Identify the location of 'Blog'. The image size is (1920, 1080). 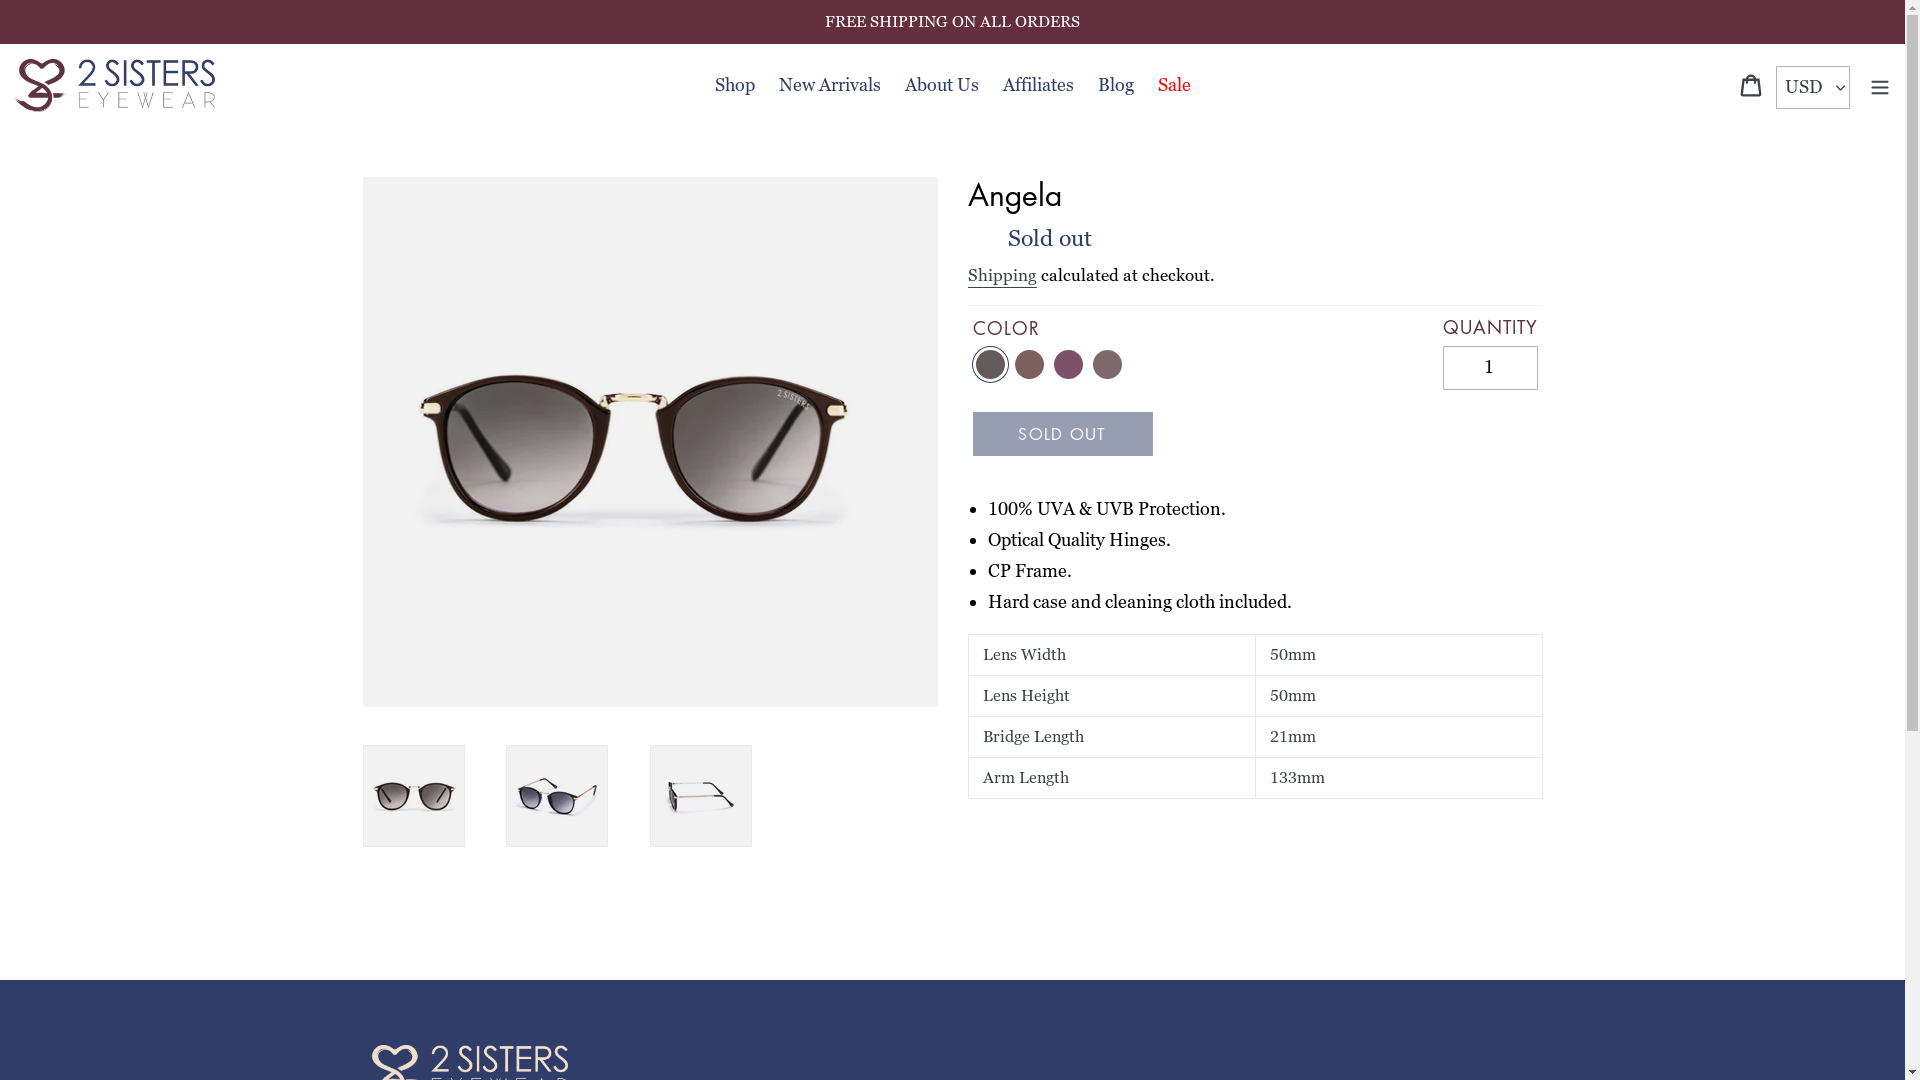
(1115, 84).